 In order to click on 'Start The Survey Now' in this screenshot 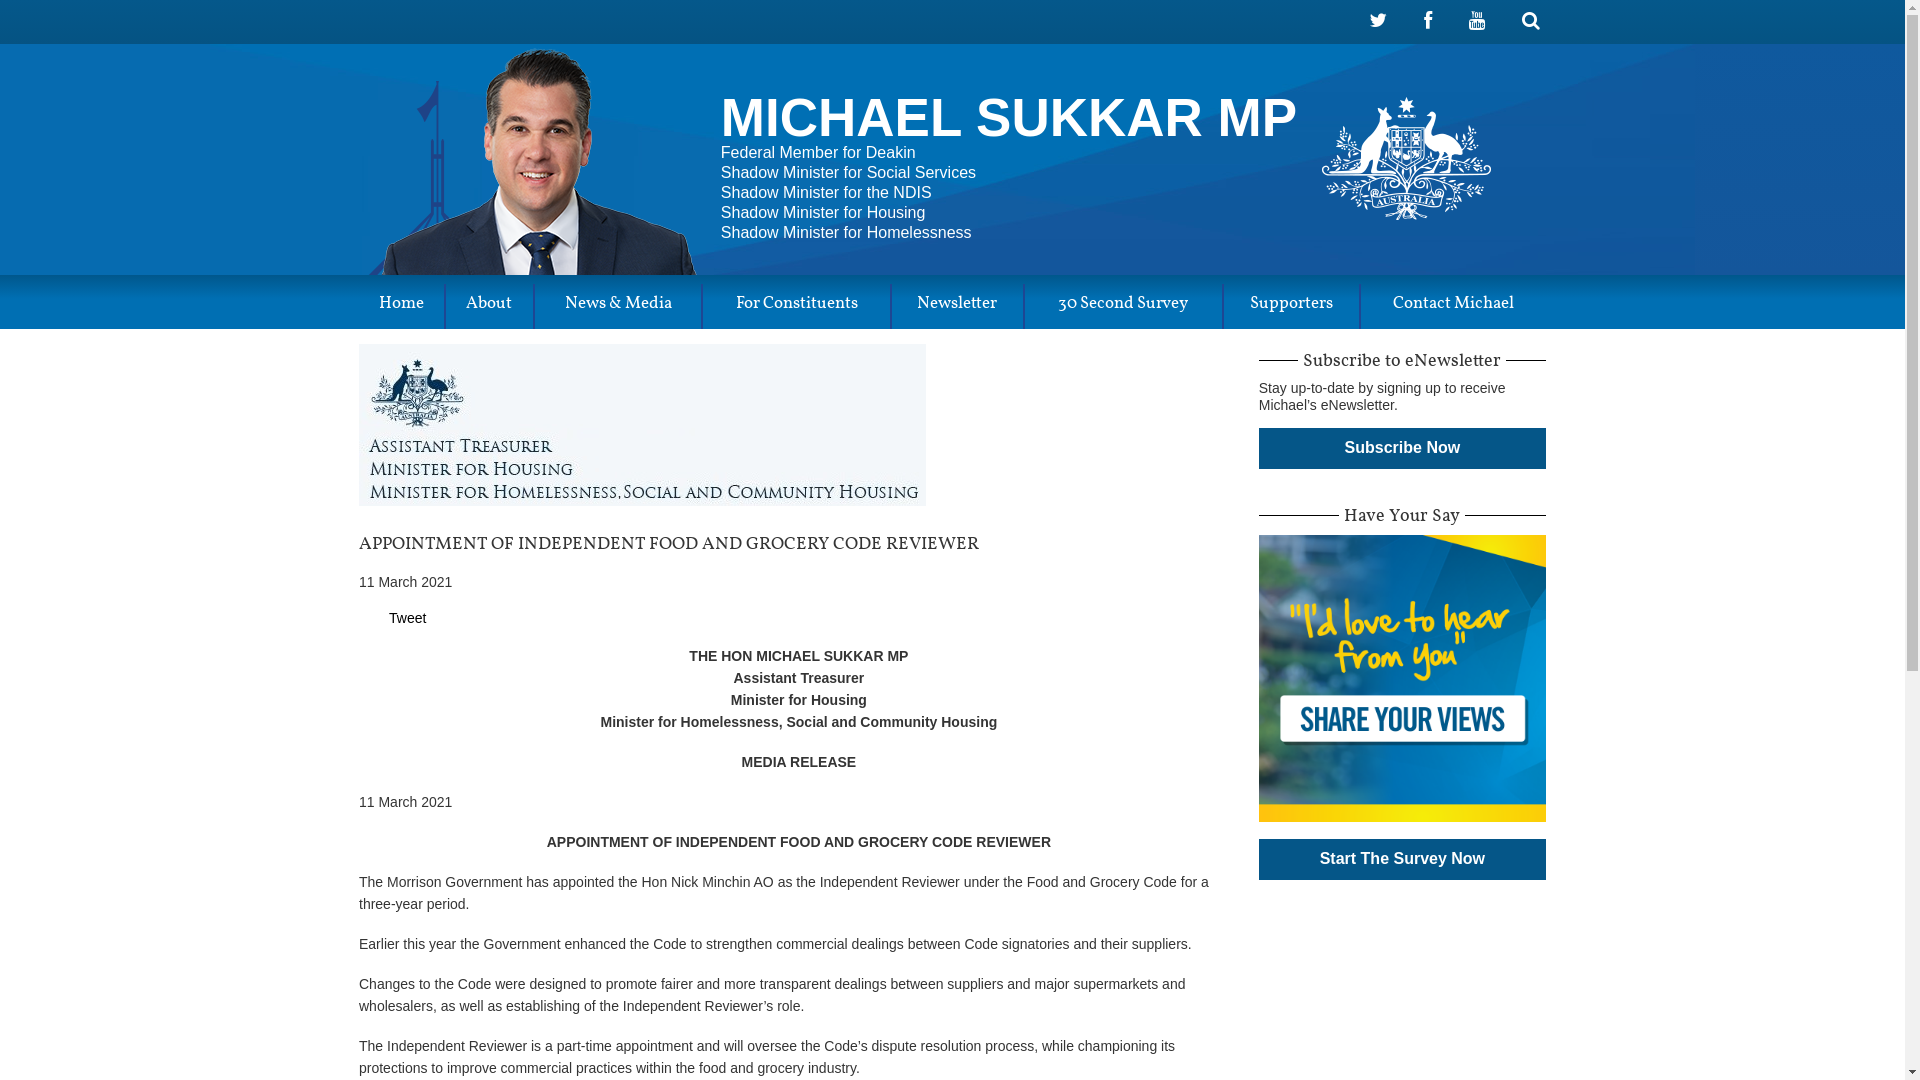, I will do `click(1401, 858)`.